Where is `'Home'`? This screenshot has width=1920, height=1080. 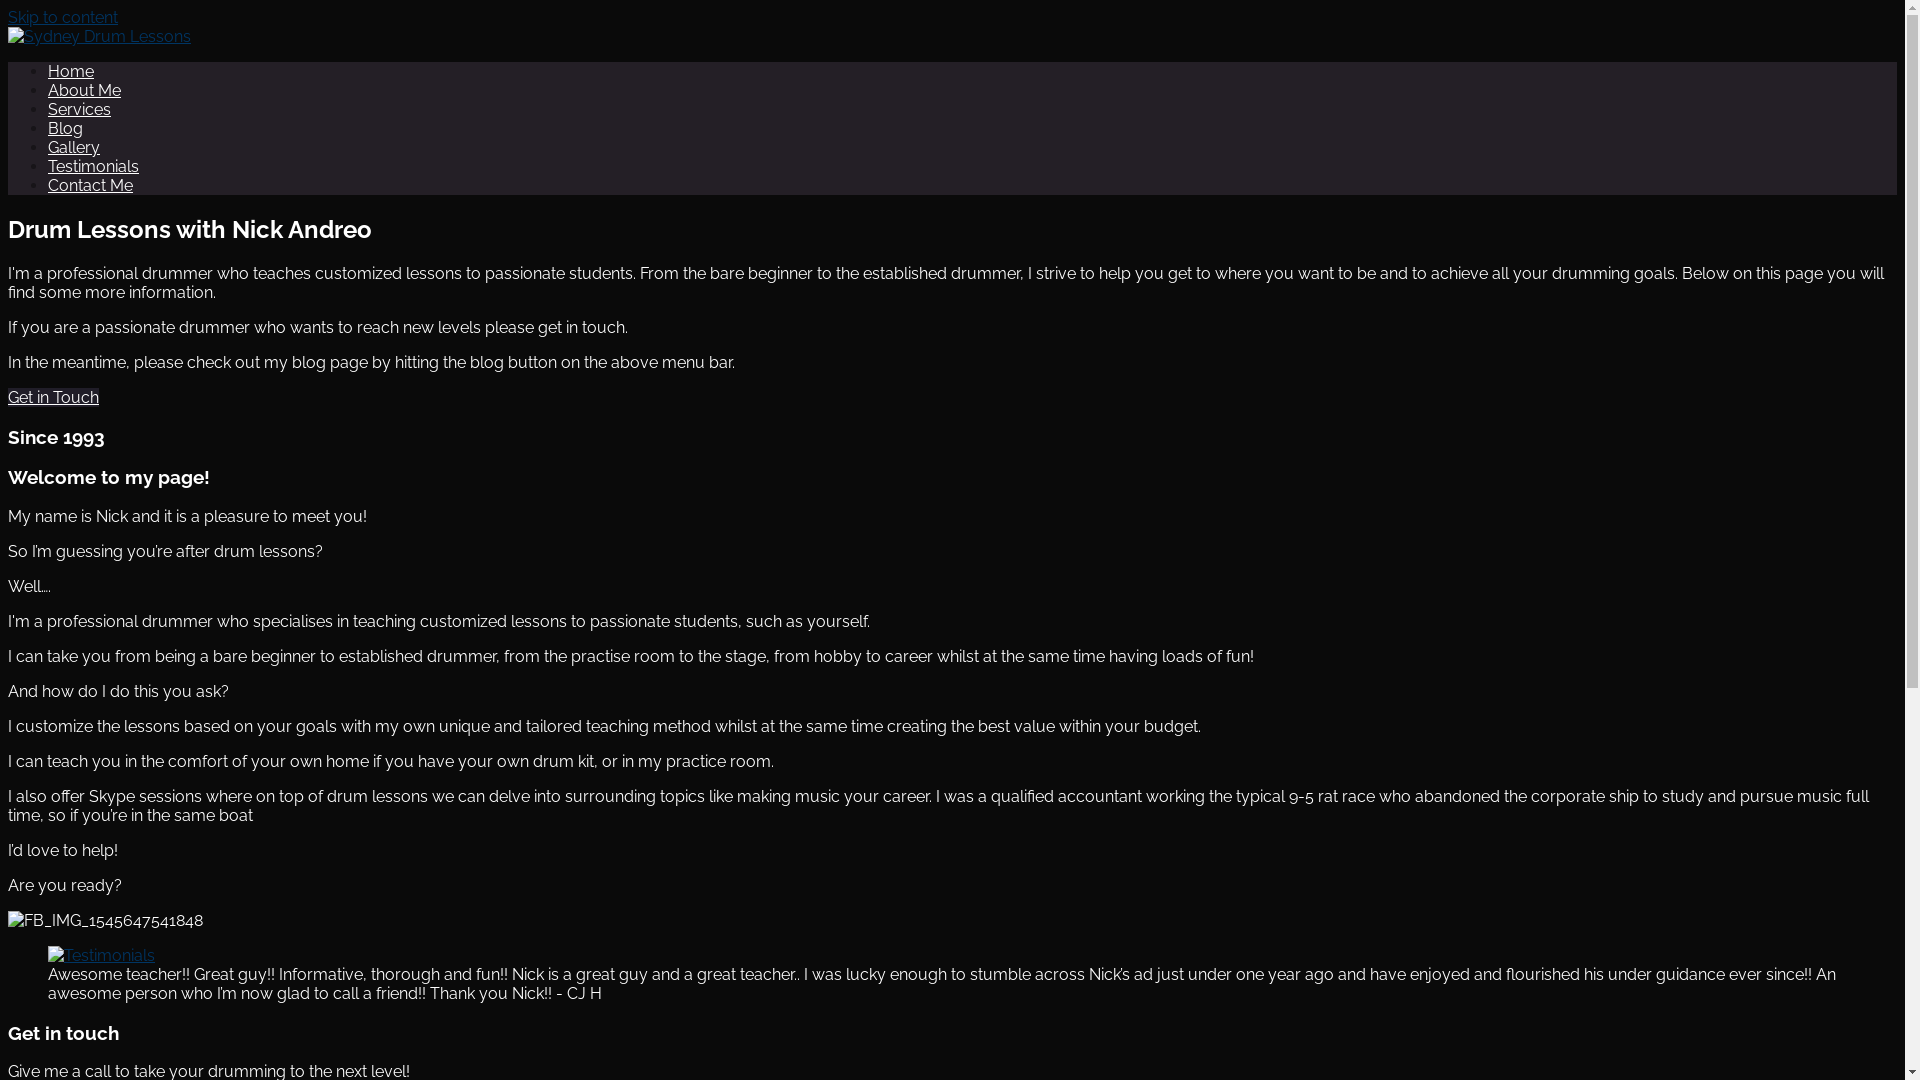
'Home' is located at coordinates (71, 70).